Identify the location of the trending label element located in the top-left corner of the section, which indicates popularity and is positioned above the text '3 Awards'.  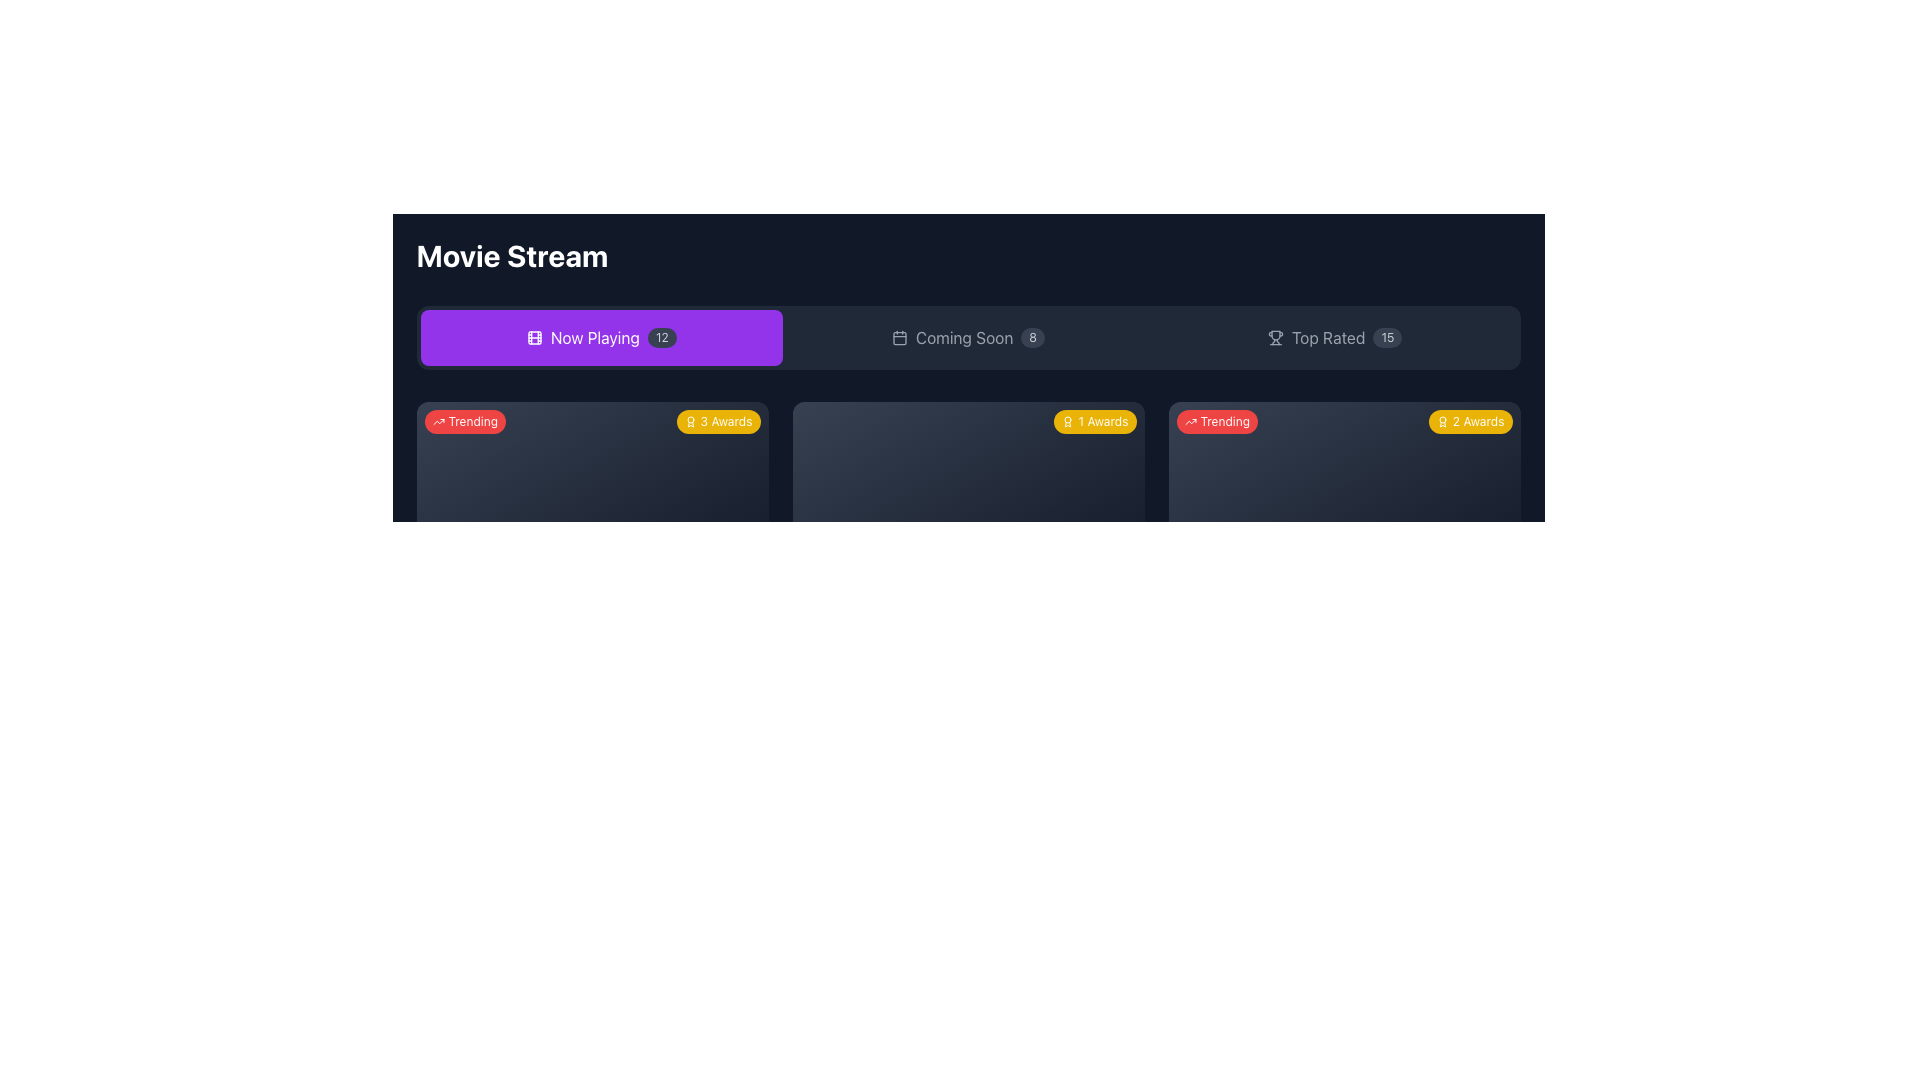
(464, 420).